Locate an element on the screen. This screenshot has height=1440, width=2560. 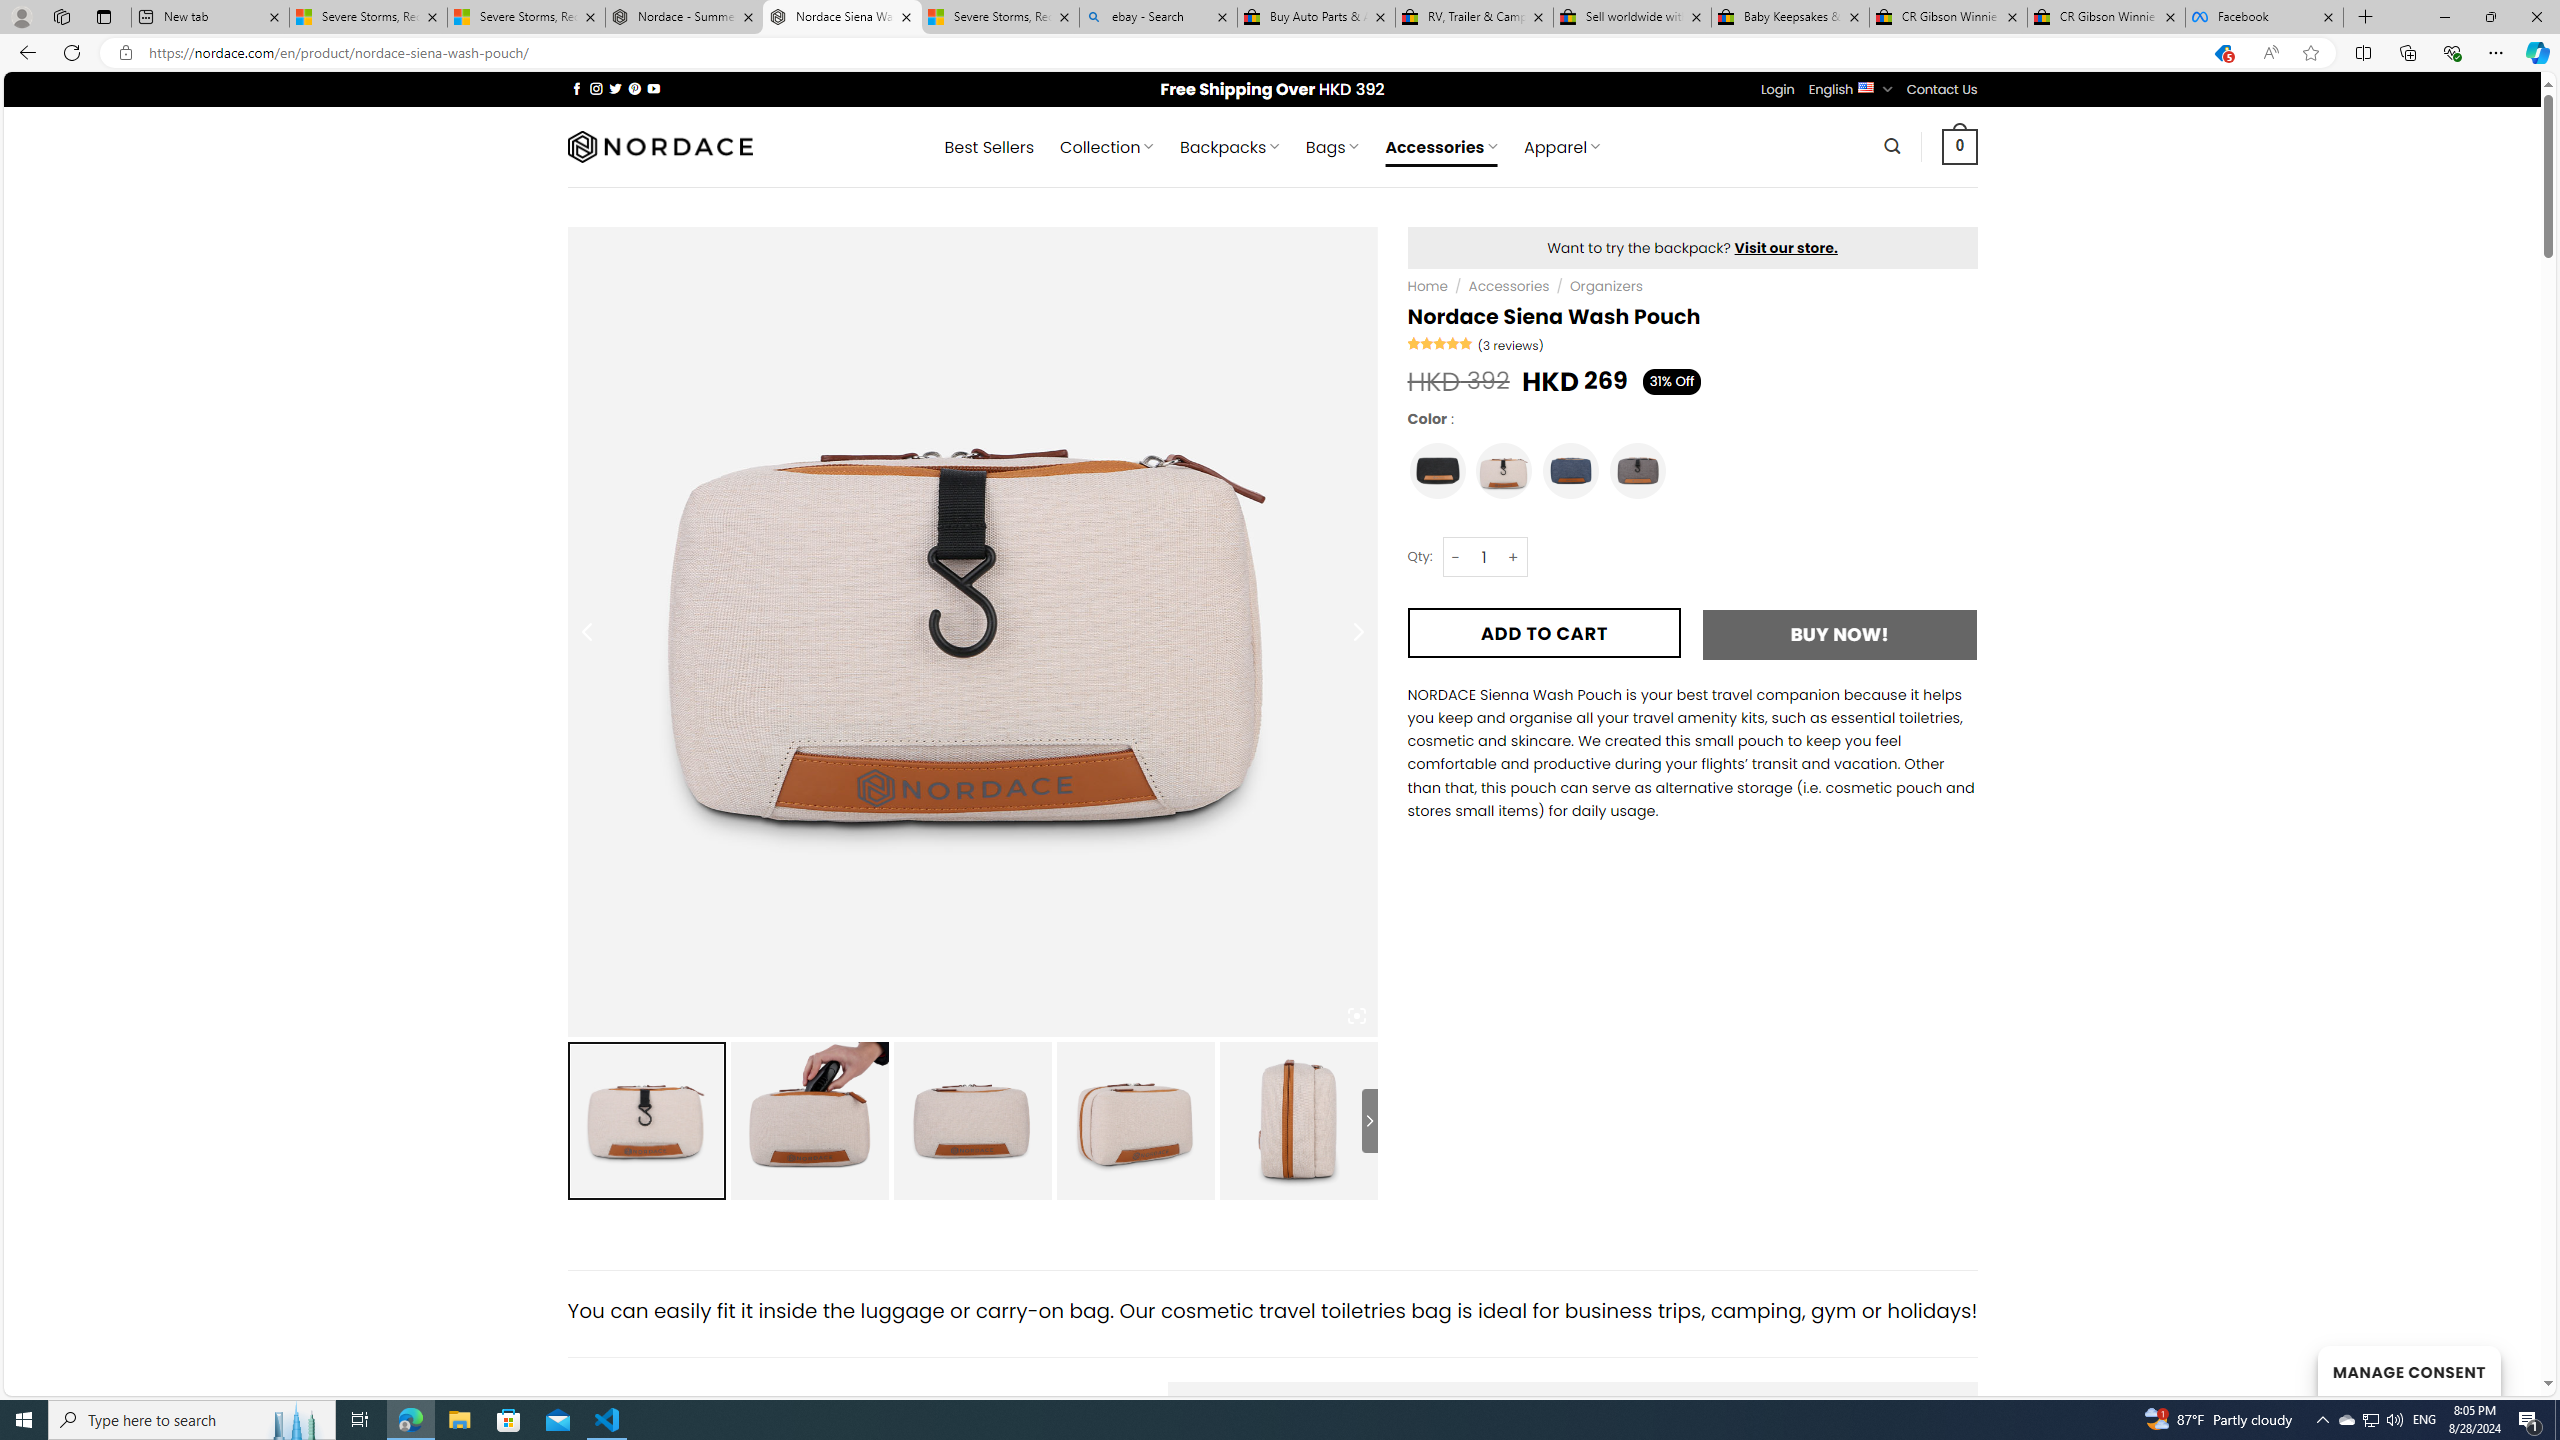
'Buy Auto Parts & Accessories | eBay' is located at coordinates (1314, 16).